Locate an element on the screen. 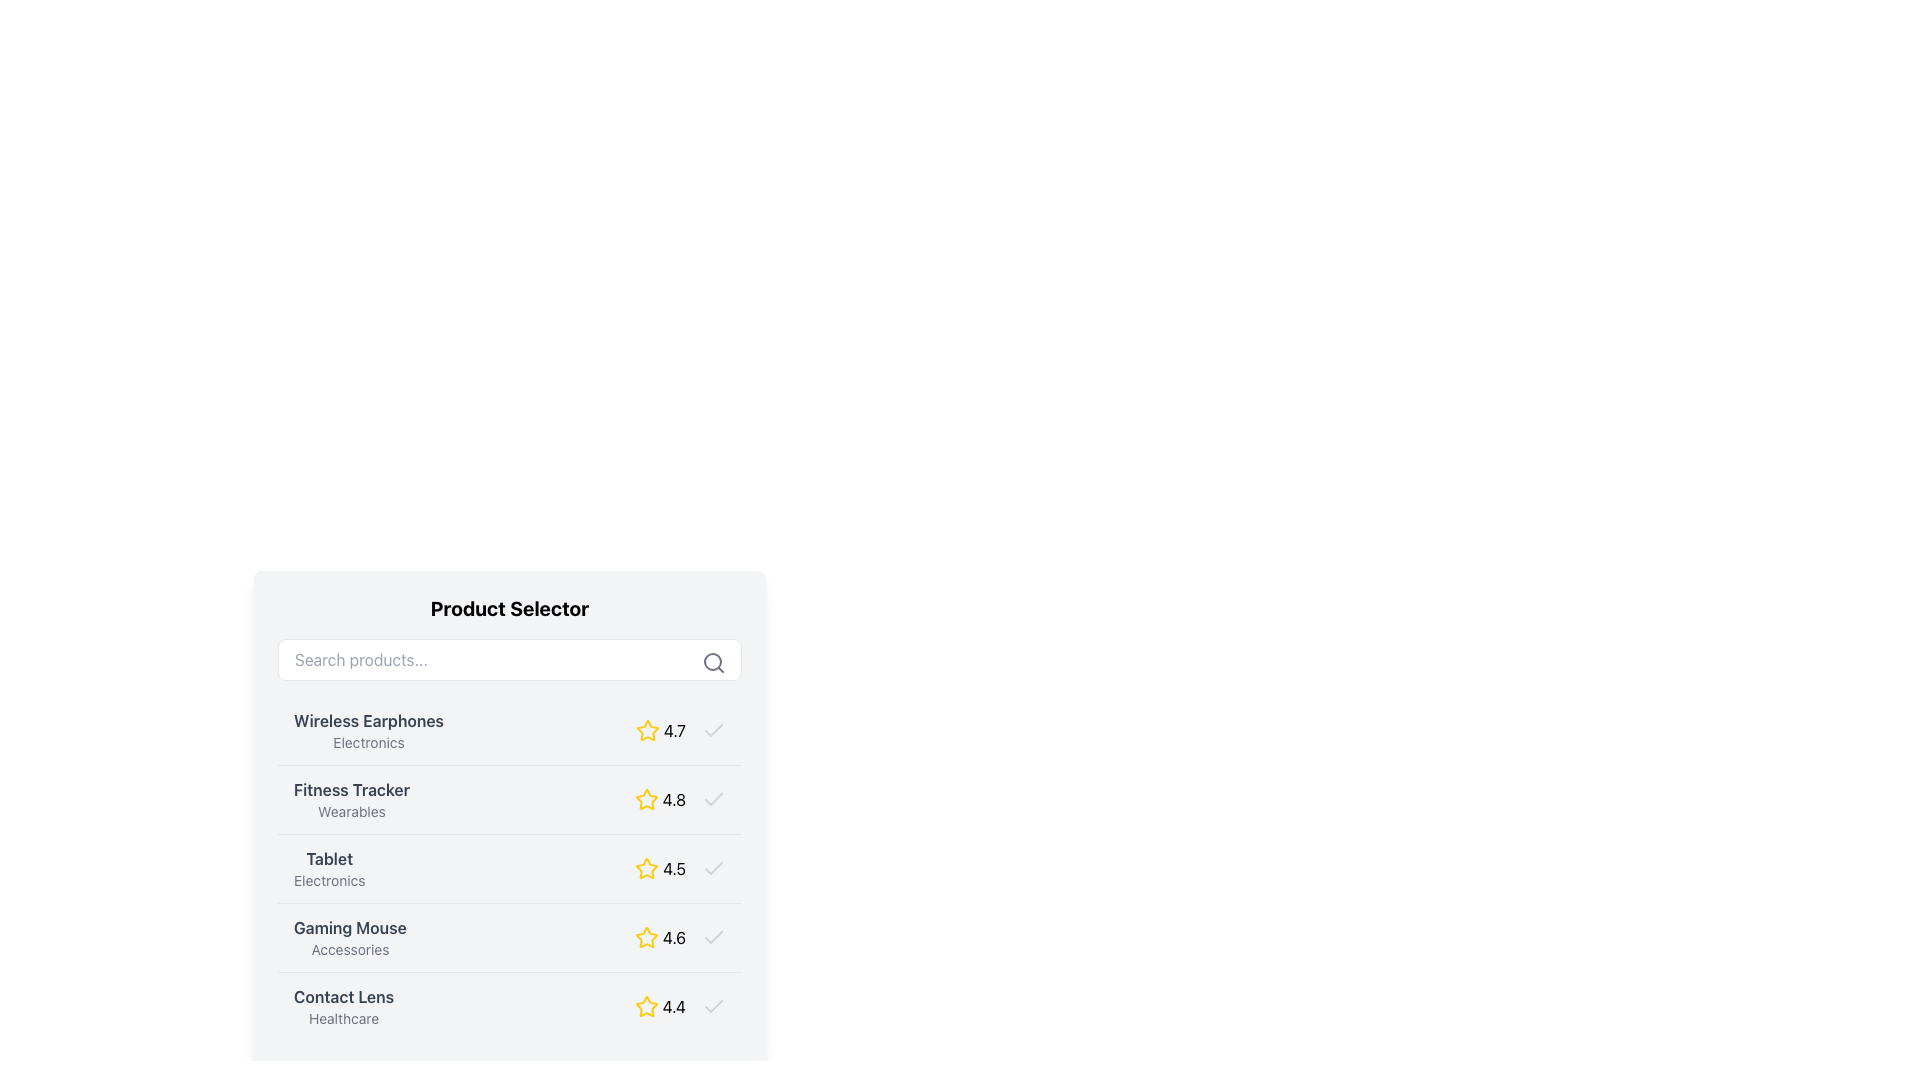  the 'Fitness Tracker' list item is located at coordinates (509, 817).